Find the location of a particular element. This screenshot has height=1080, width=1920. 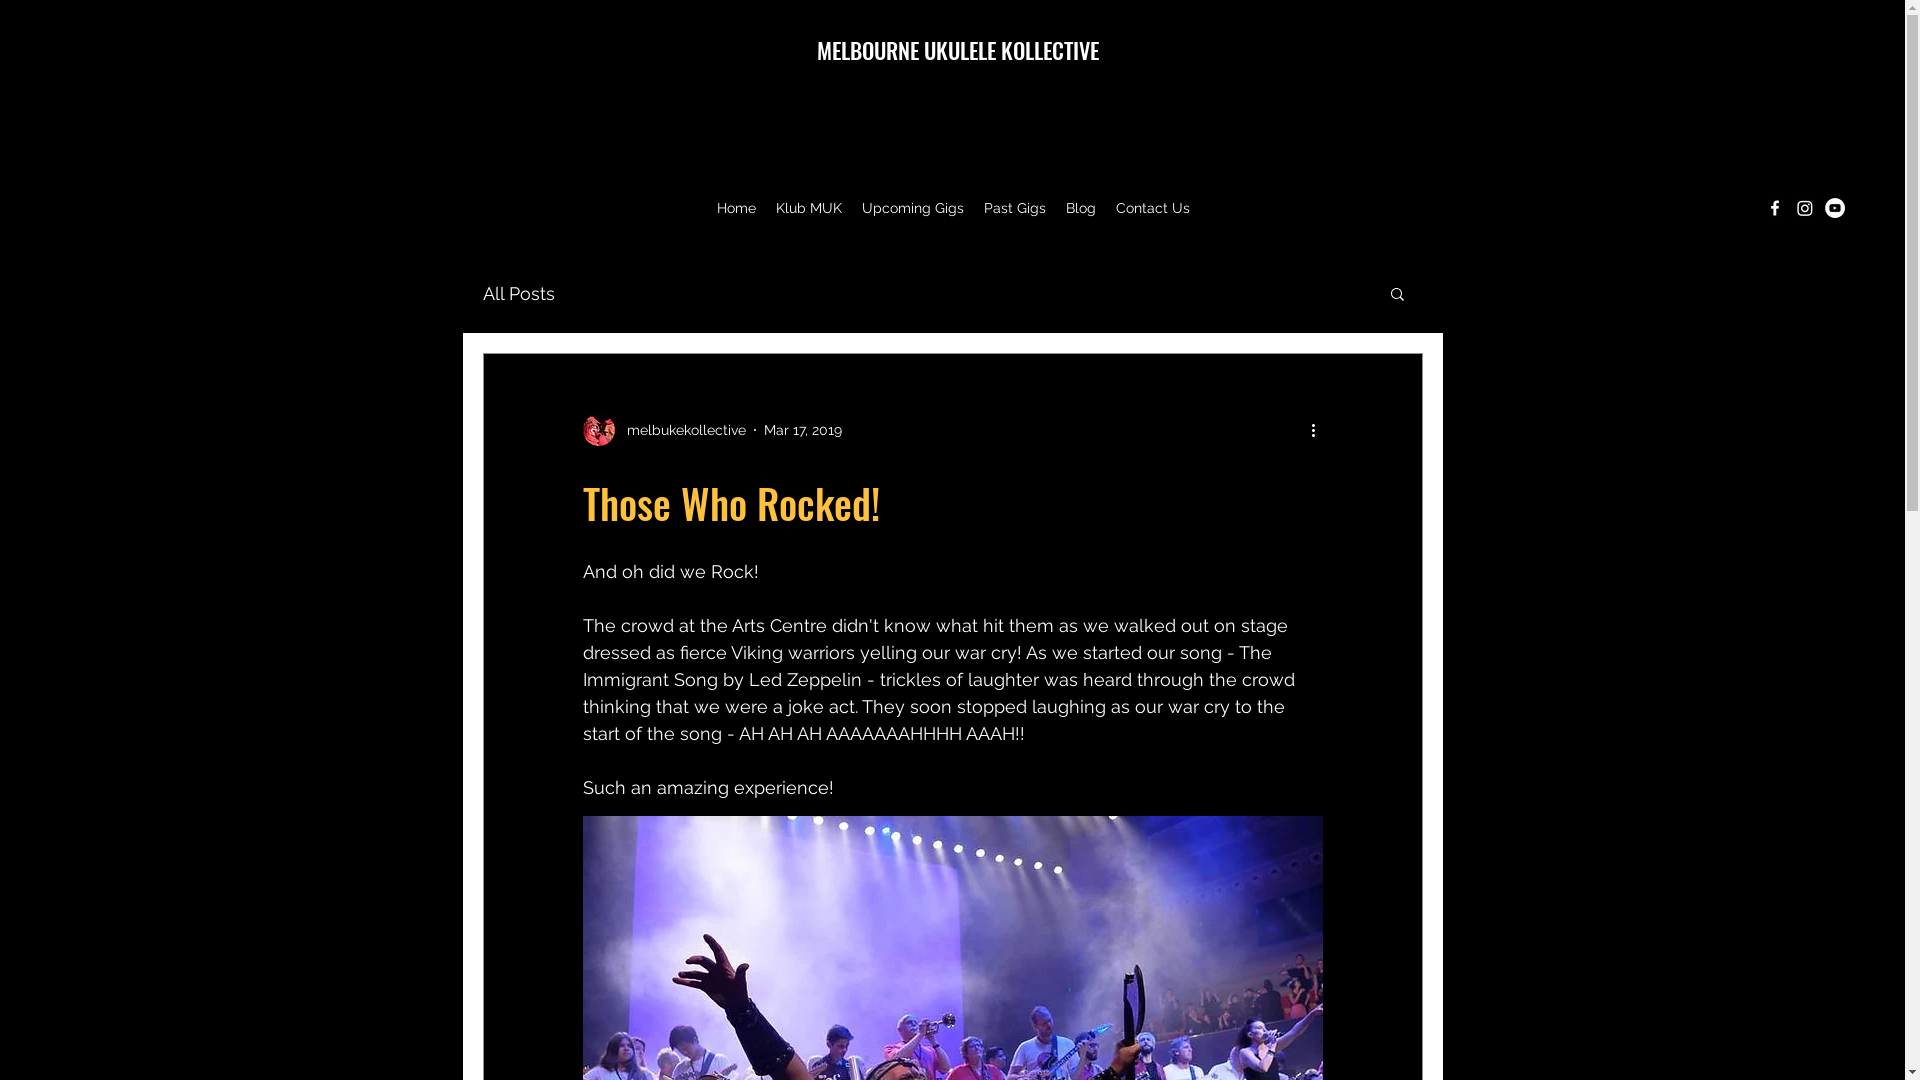

'Klub MUK' is located at coordinates (765, 208).